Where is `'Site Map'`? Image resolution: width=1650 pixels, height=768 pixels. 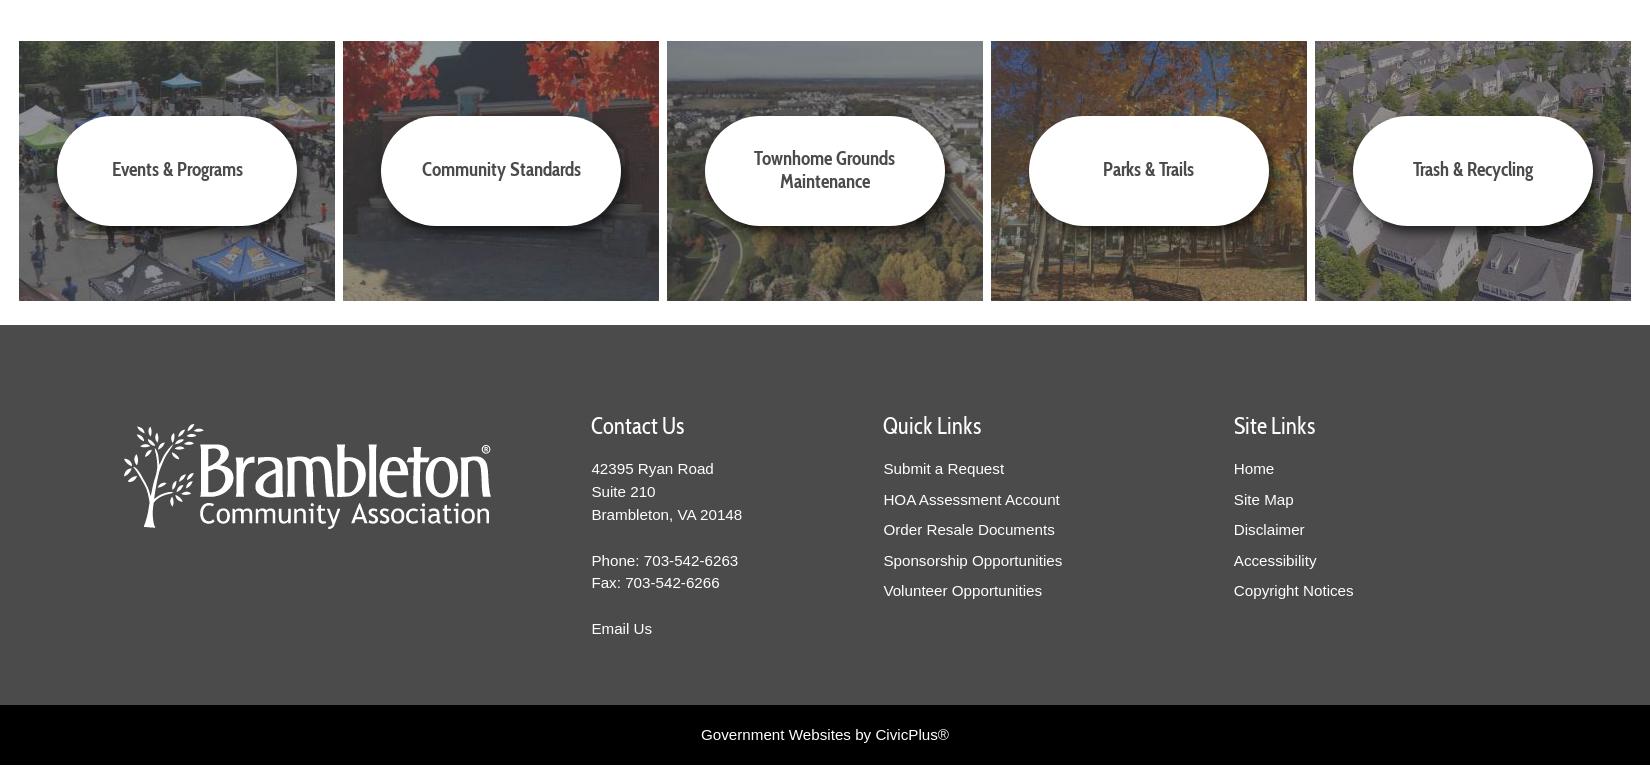 'Site Map' is located at coordinates (1262, 498).